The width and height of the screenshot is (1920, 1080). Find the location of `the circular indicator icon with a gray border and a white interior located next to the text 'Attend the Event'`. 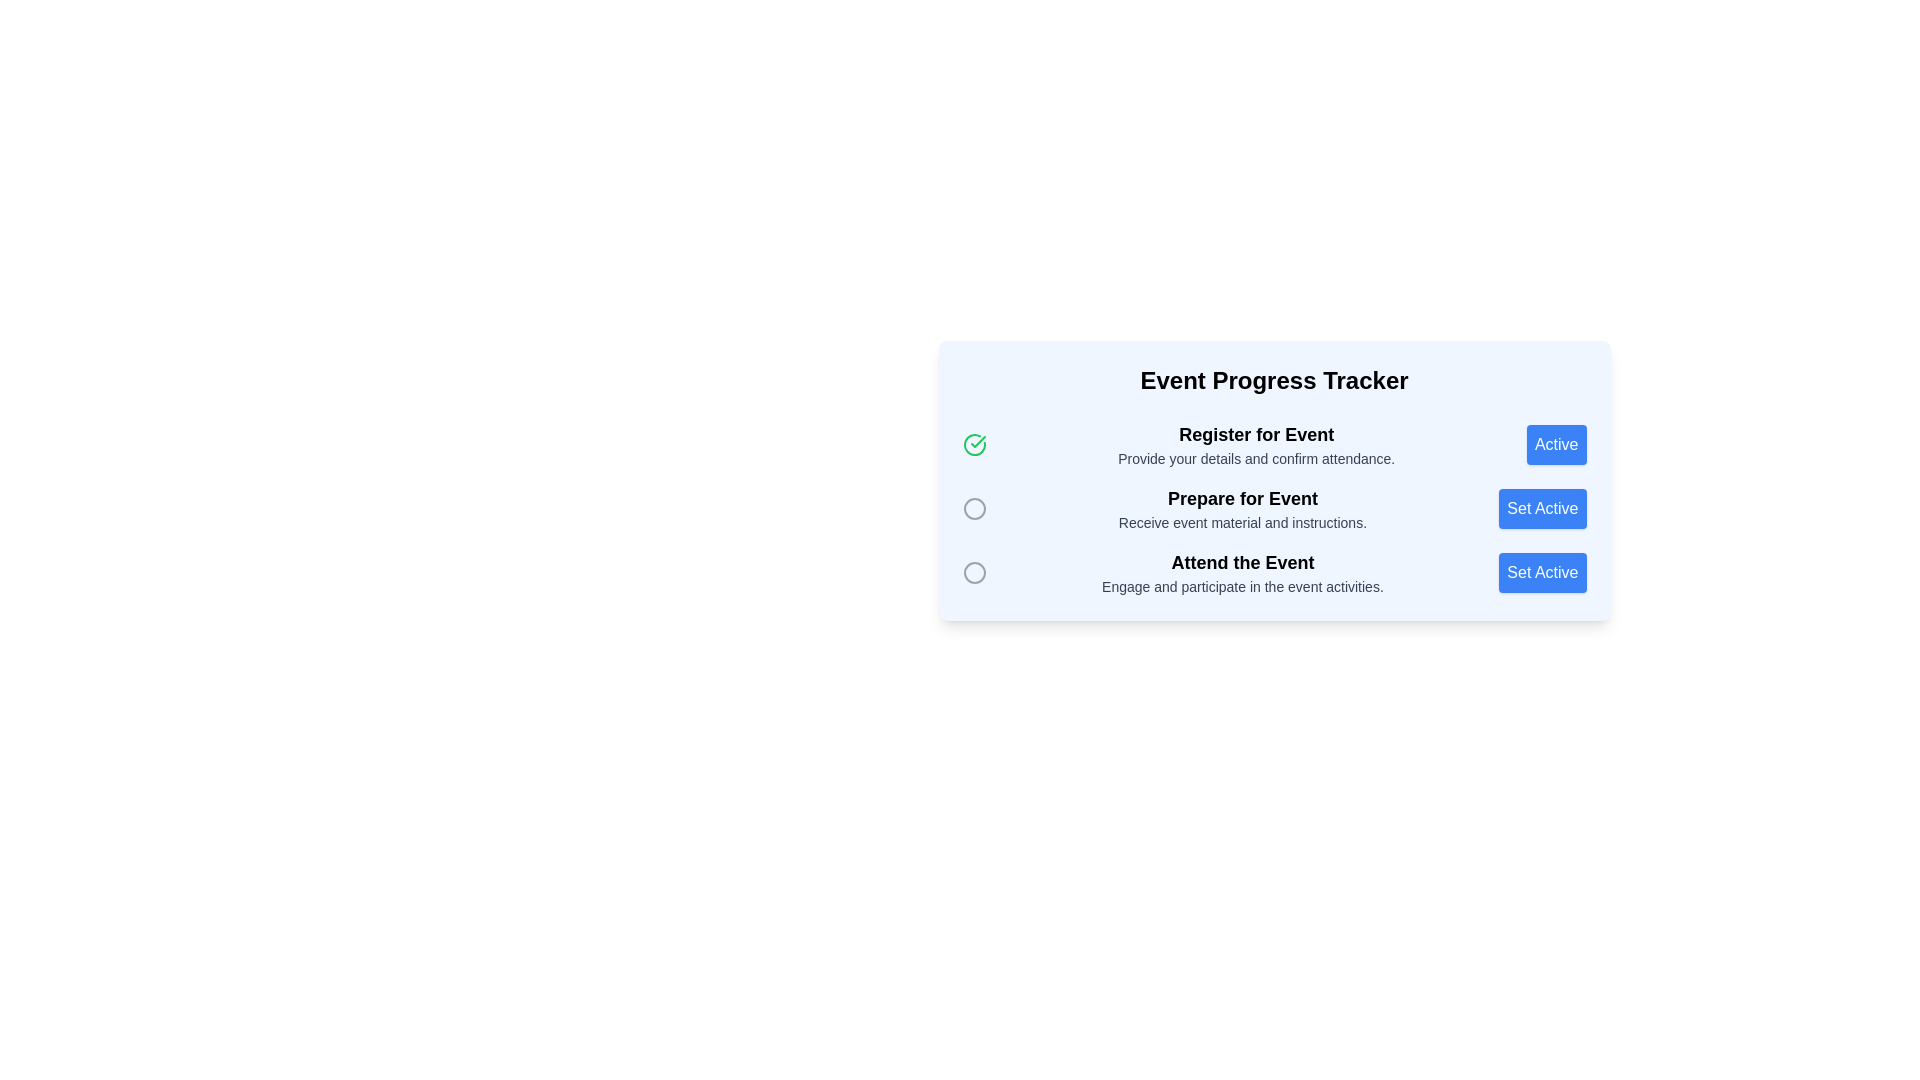

the circular indicator icon with a gray border and a white interior located next to the text 'Attend the Event' is located at coordinates (982, 573).